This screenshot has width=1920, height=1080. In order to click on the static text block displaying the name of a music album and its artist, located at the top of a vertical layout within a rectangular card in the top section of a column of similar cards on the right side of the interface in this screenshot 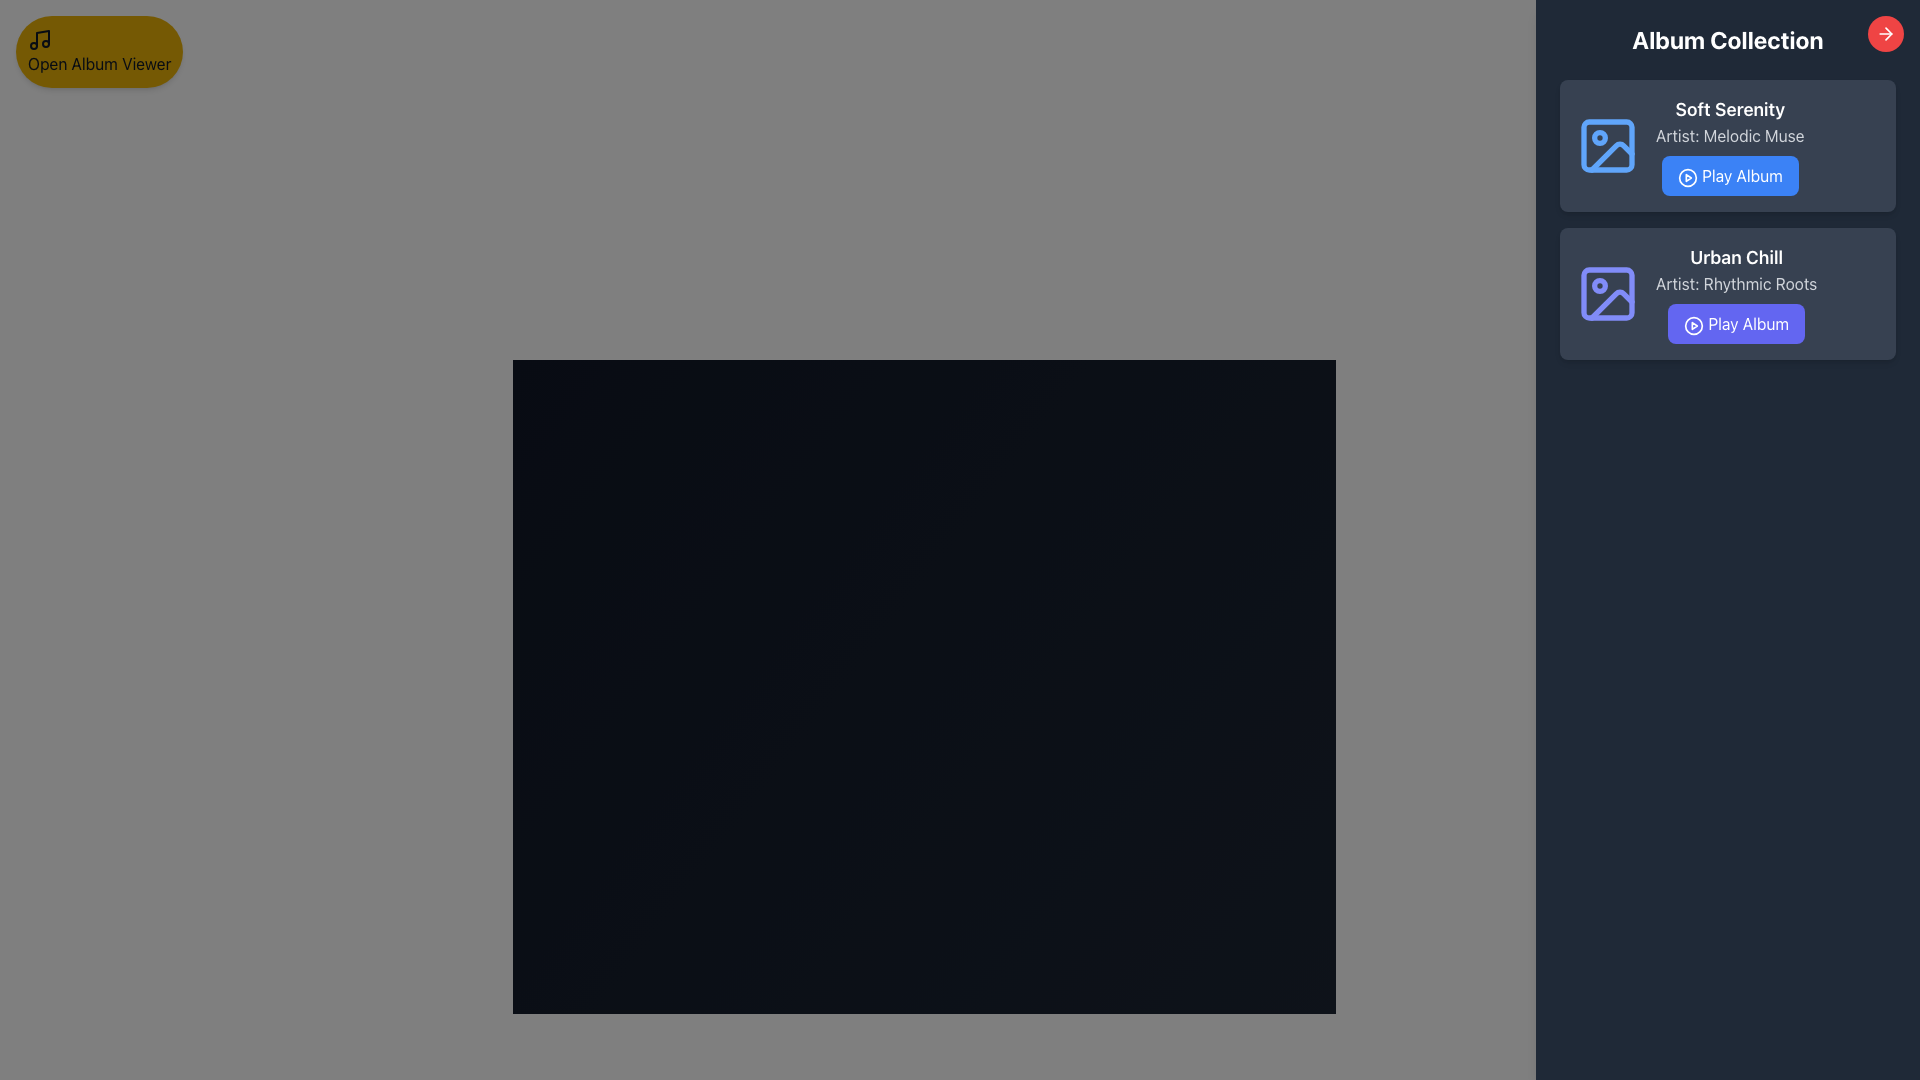, I will do `click(1729, 145)`.